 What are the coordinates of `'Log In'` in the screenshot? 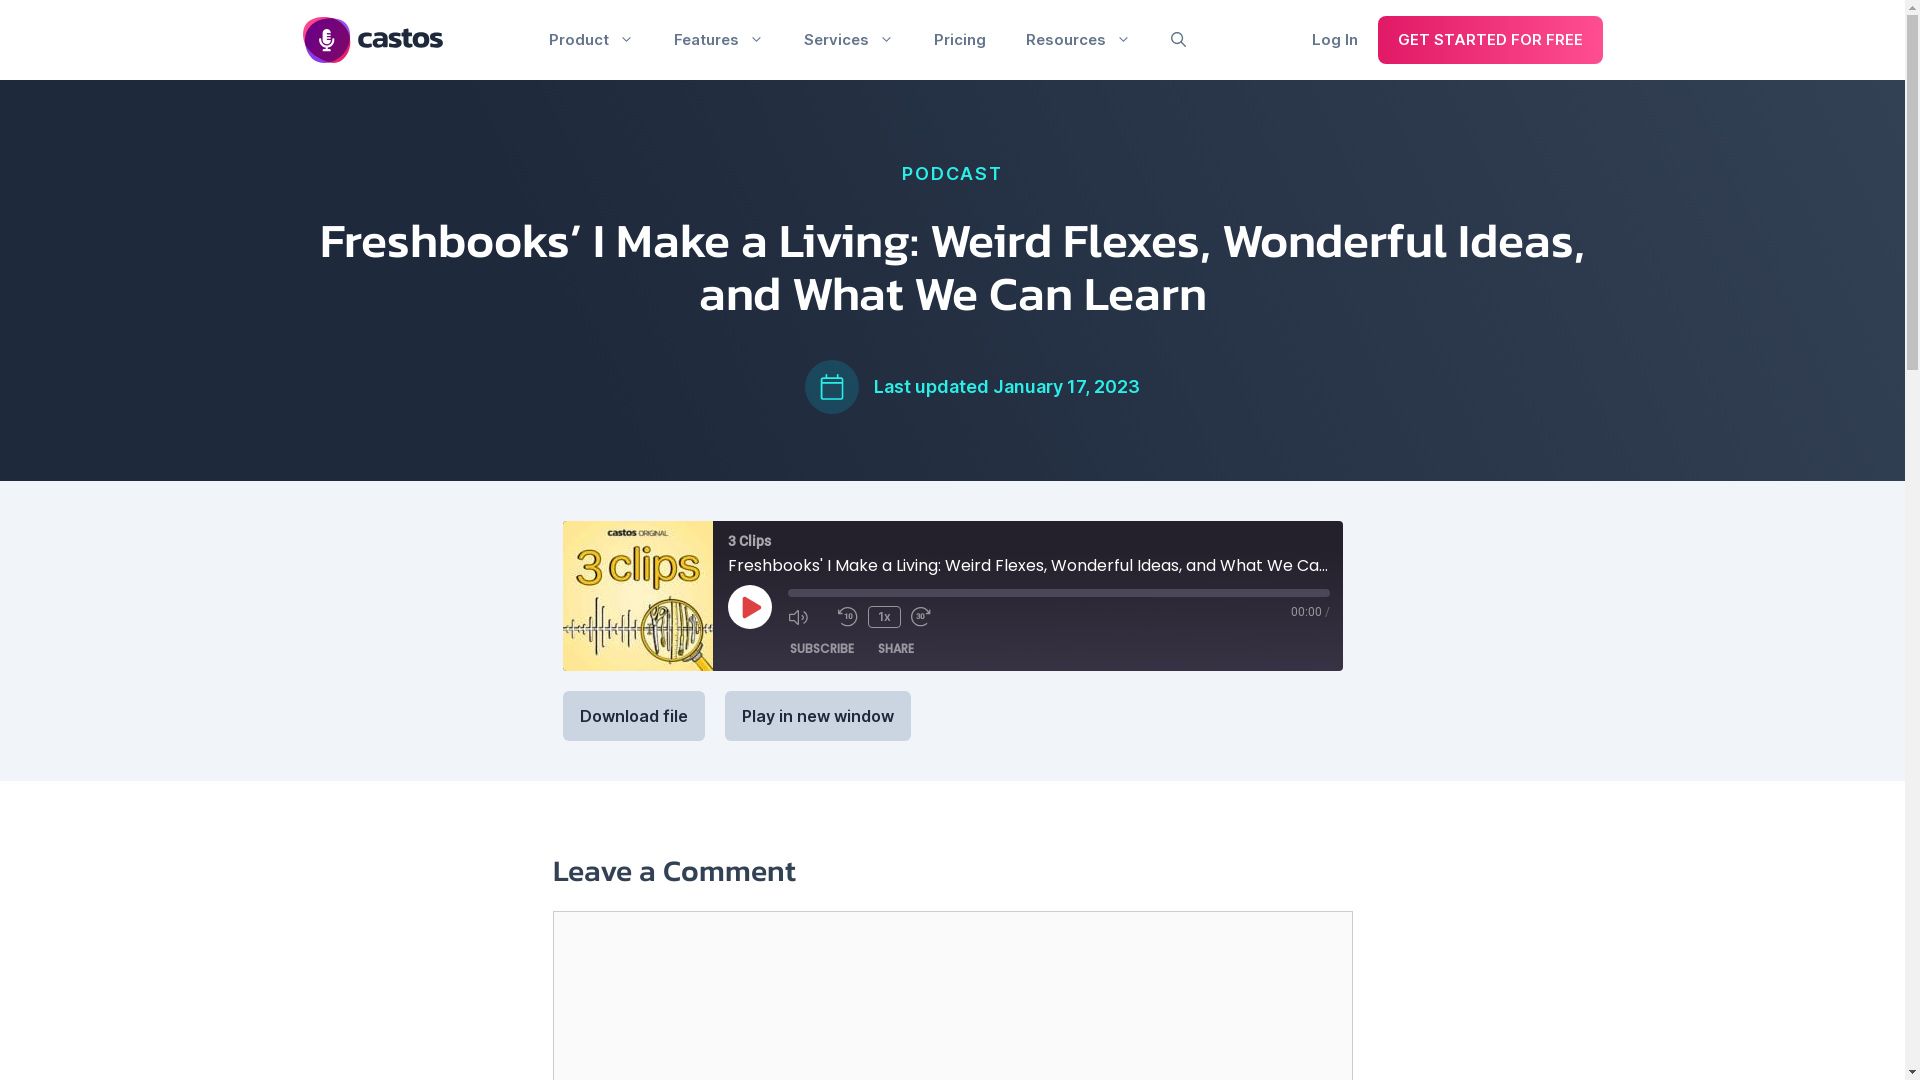 It's located at (1334, 39).